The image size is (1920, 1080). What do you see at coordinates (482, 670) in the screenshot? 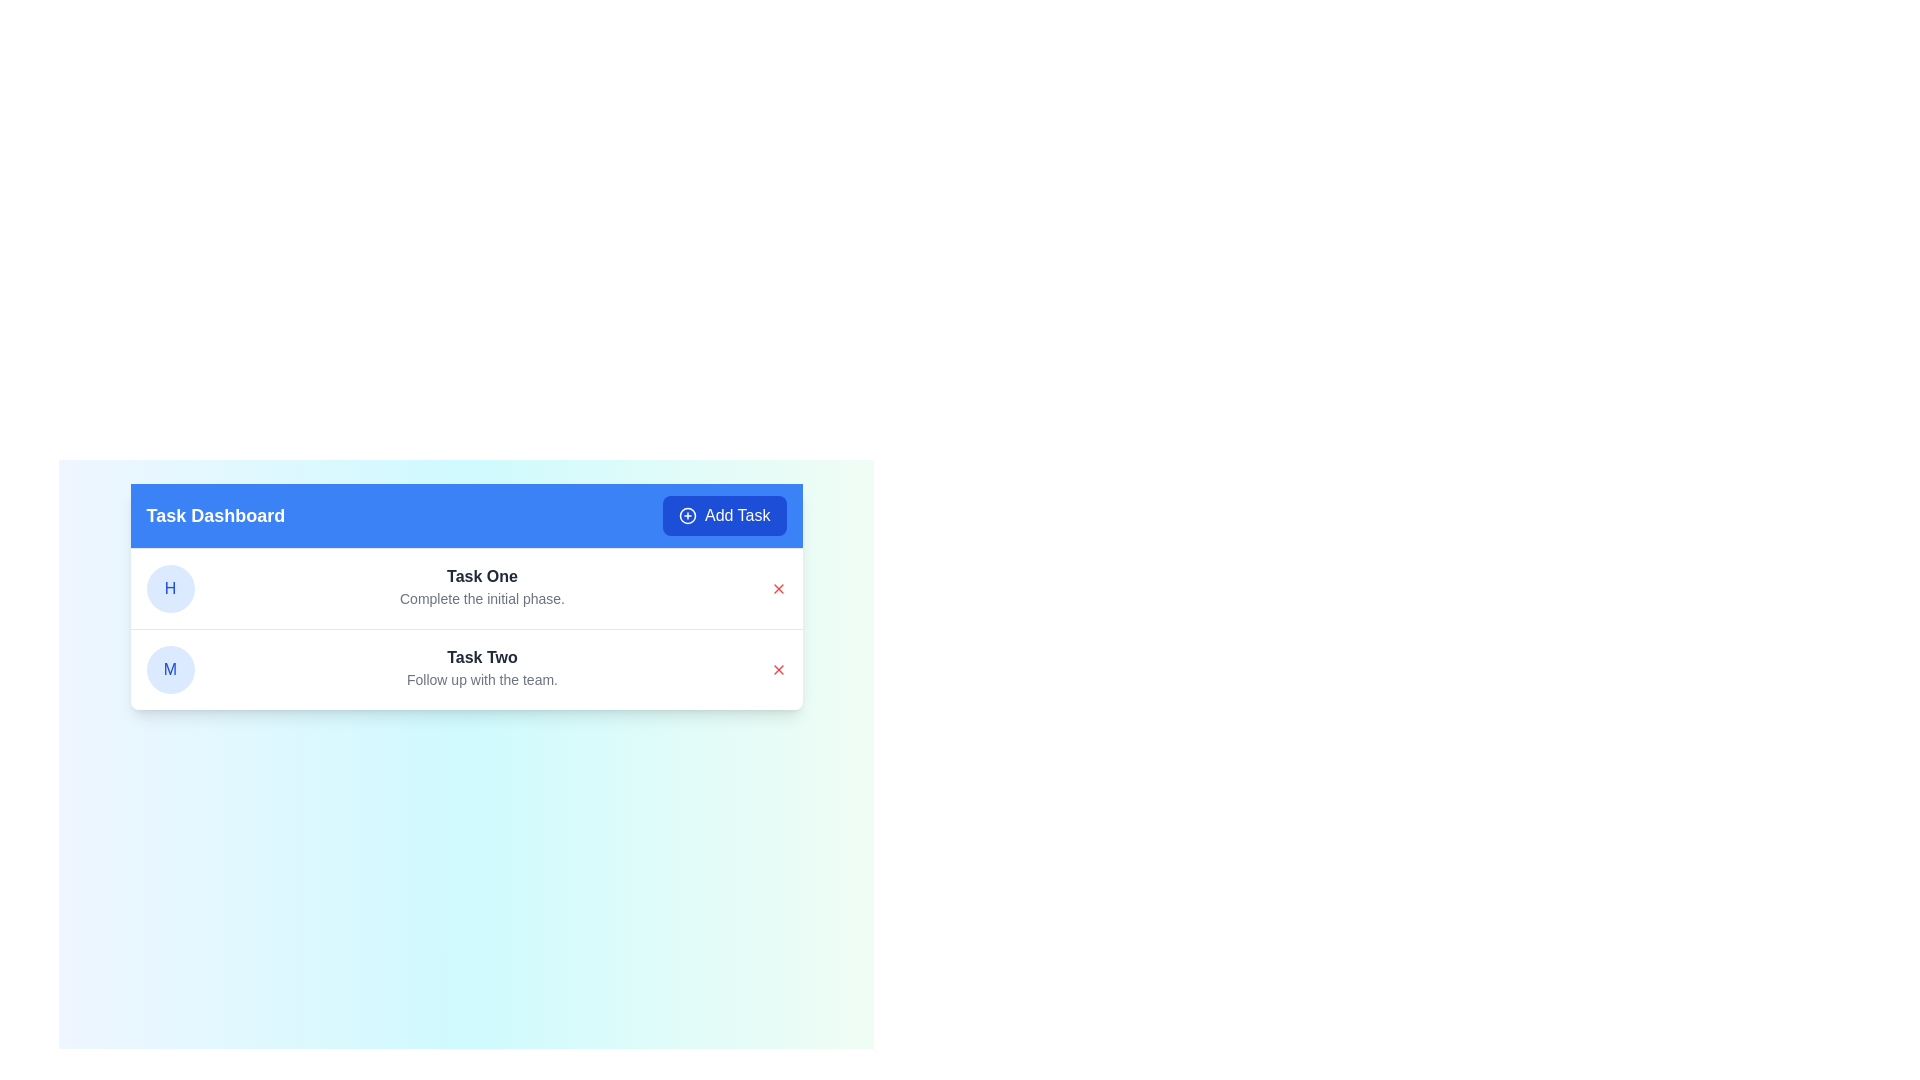
I see `the task entry text block located in the second row of the task list, which displays the task title and description` at bounding box center [482, 670].